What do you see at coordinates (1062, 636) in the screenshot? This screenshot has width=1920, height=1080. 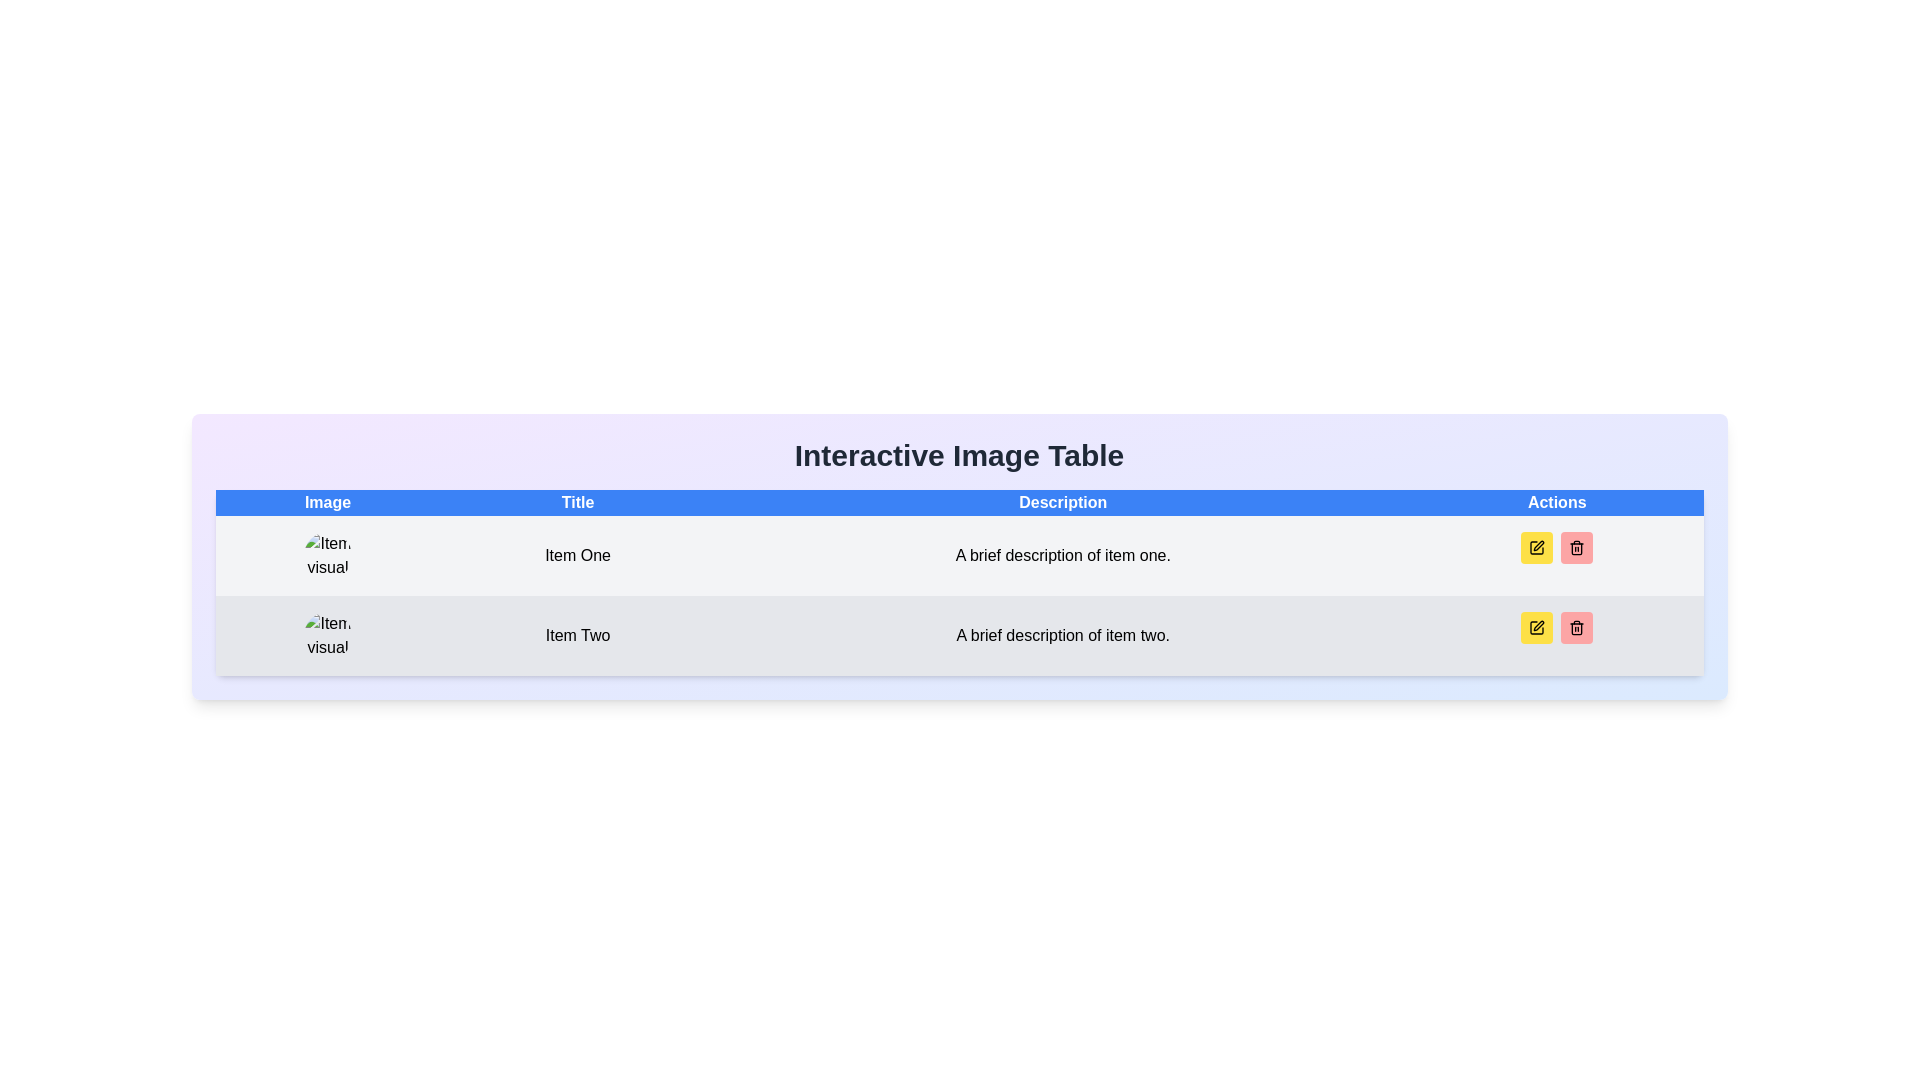 I see `the text element that reads 'A brief description of item two.' which is located in the 'Description' column of the second row of the table, positioned to the right of the 'Item Two' title` at bounding box center [1062, 636].